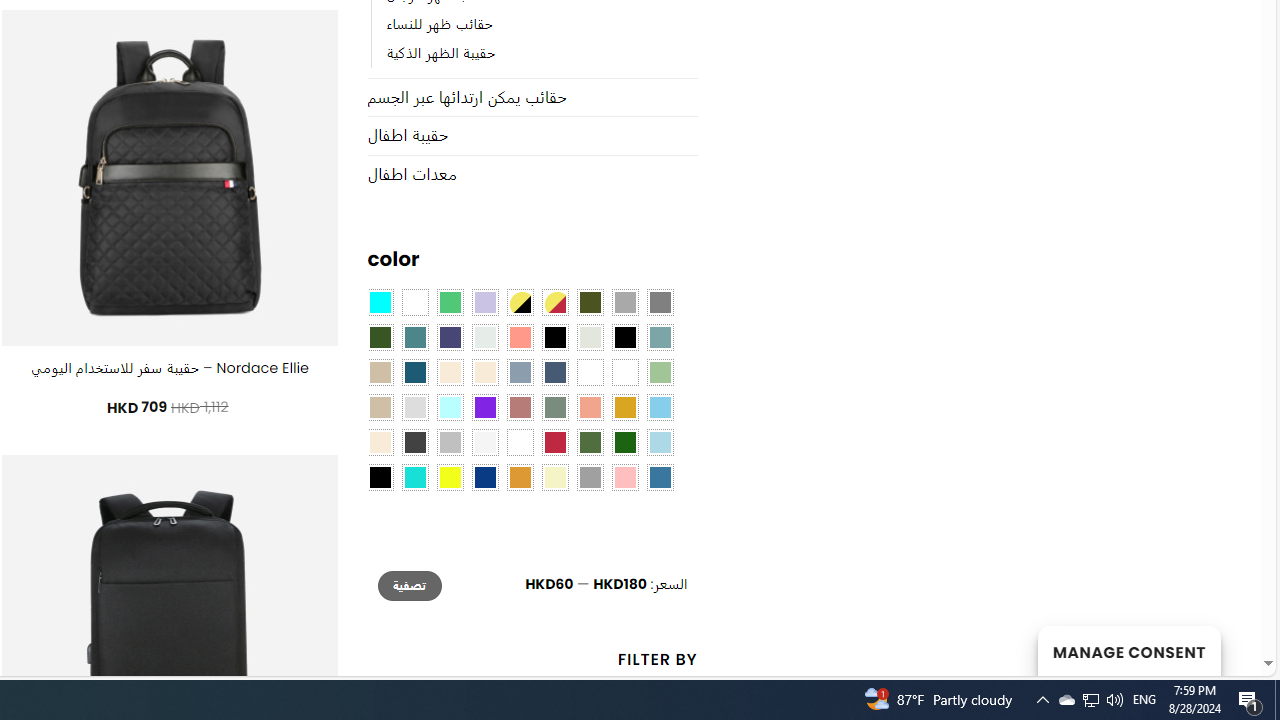 This screenshot has height=720, width=1280. Describe the element at coordinates (485, 372) in the screenshot. I see `'Cream'` at that location.